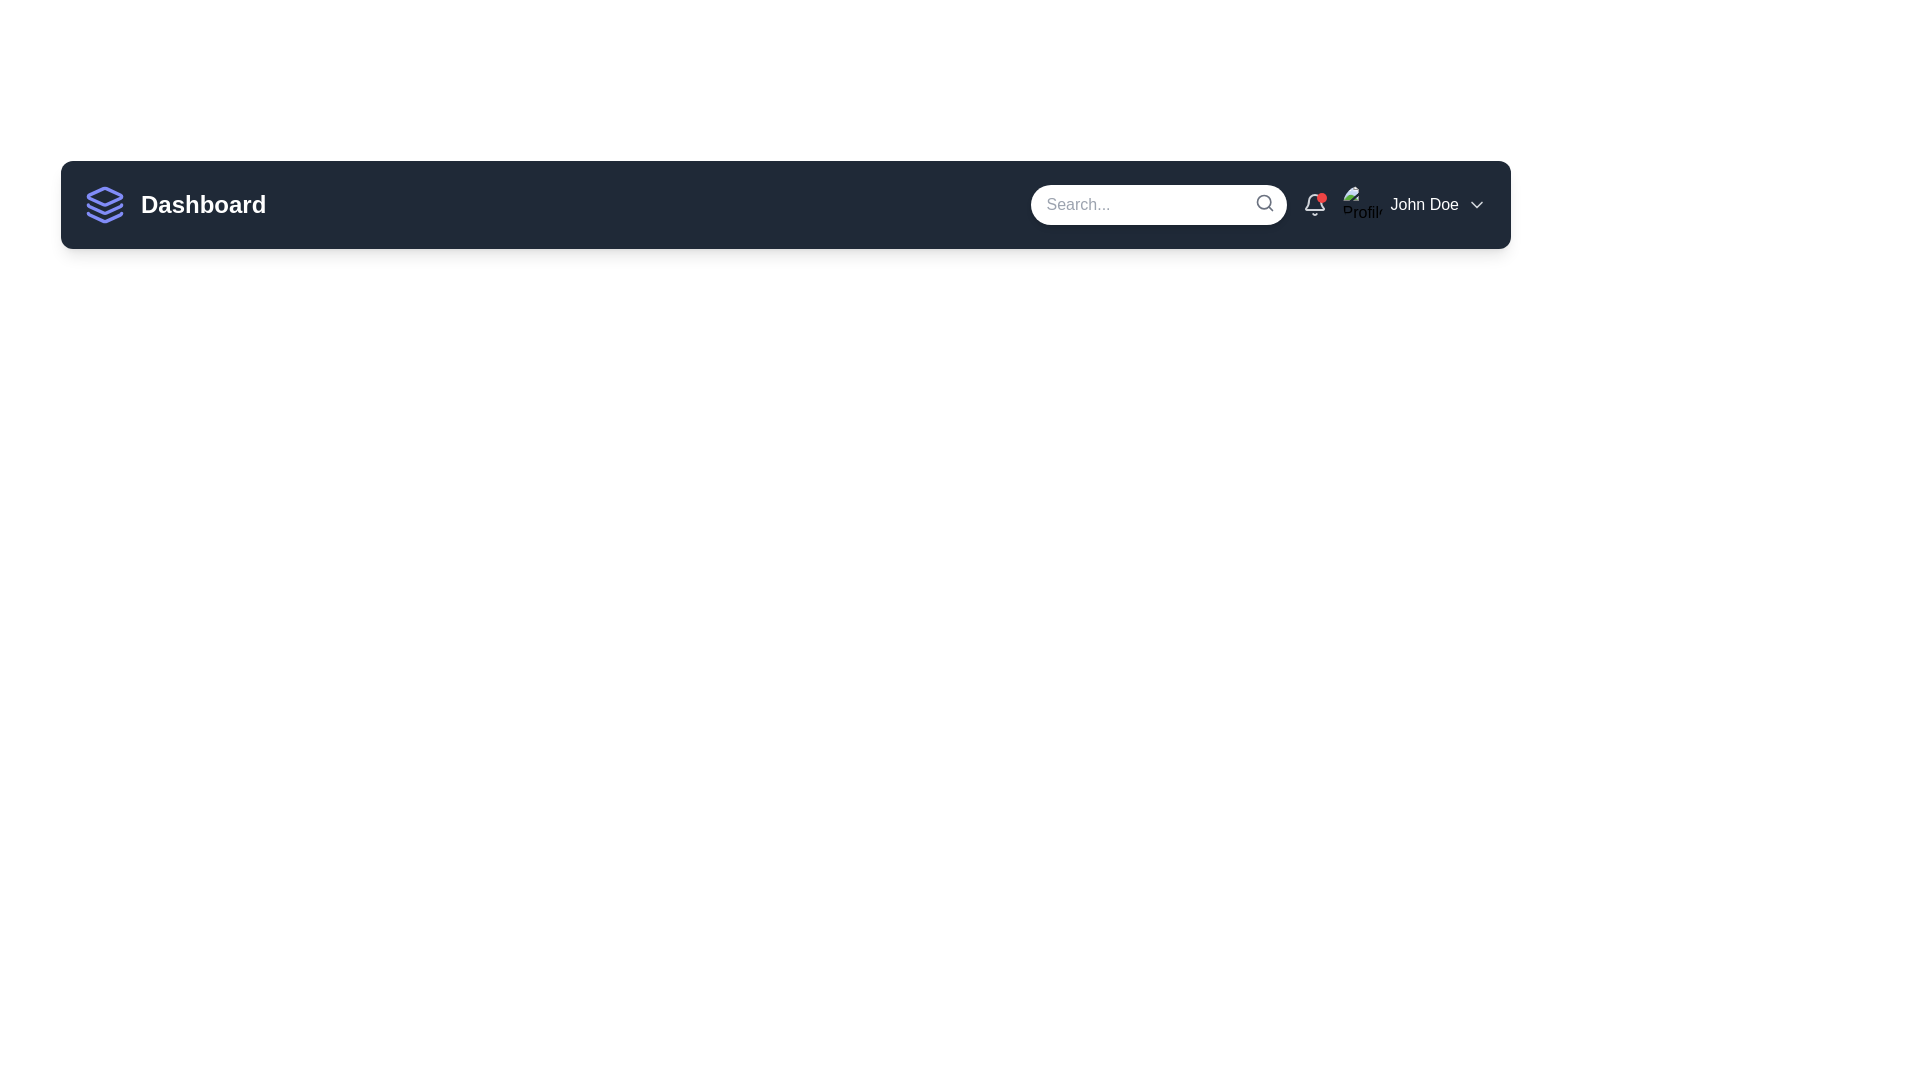 This screenshot has width=1920, height=1080. I want to click on the text label in the horizontal navigation bar that indicates the current section, located to the right of the stack of layers icon, to possibly reveal more information, so click(203, 204).